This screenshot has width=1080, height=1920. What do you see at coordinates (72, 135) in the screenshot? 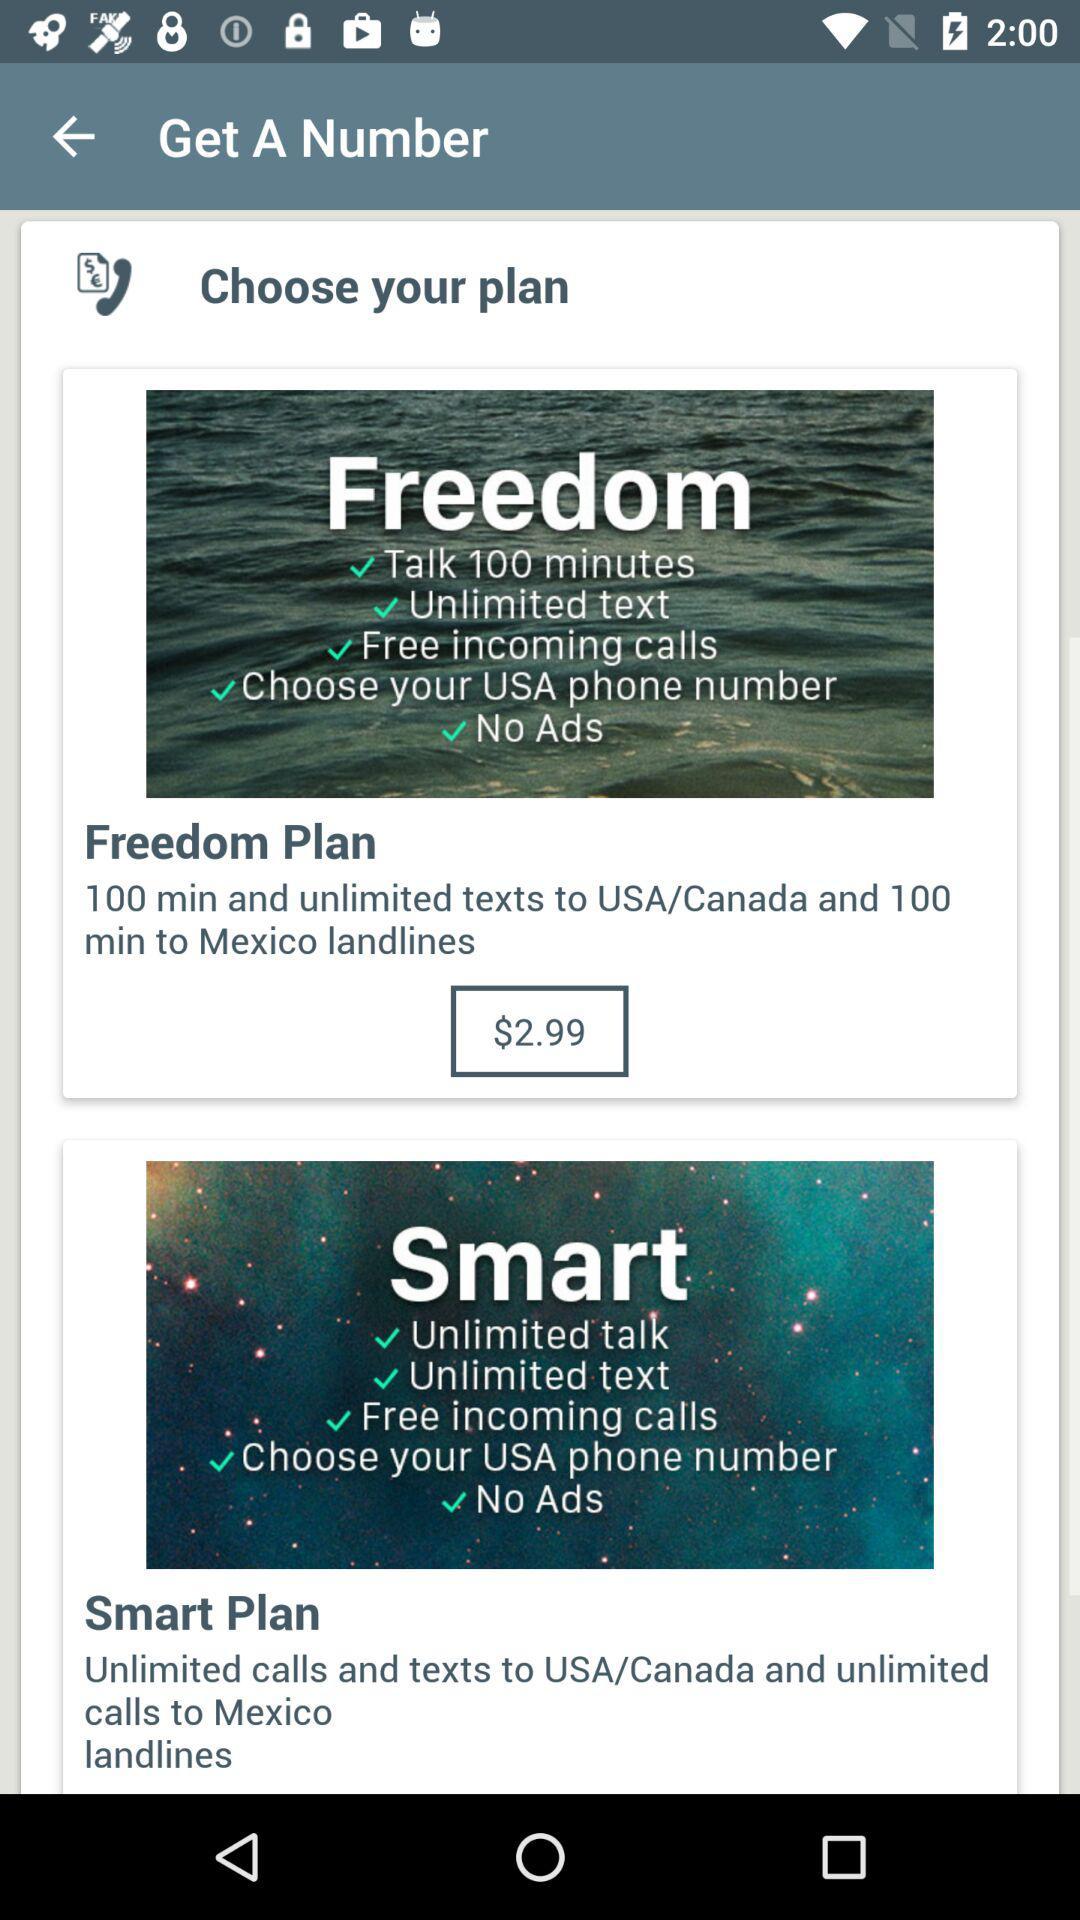
I see `the item to the left of the get a number app` at bounding box center [72, 135].